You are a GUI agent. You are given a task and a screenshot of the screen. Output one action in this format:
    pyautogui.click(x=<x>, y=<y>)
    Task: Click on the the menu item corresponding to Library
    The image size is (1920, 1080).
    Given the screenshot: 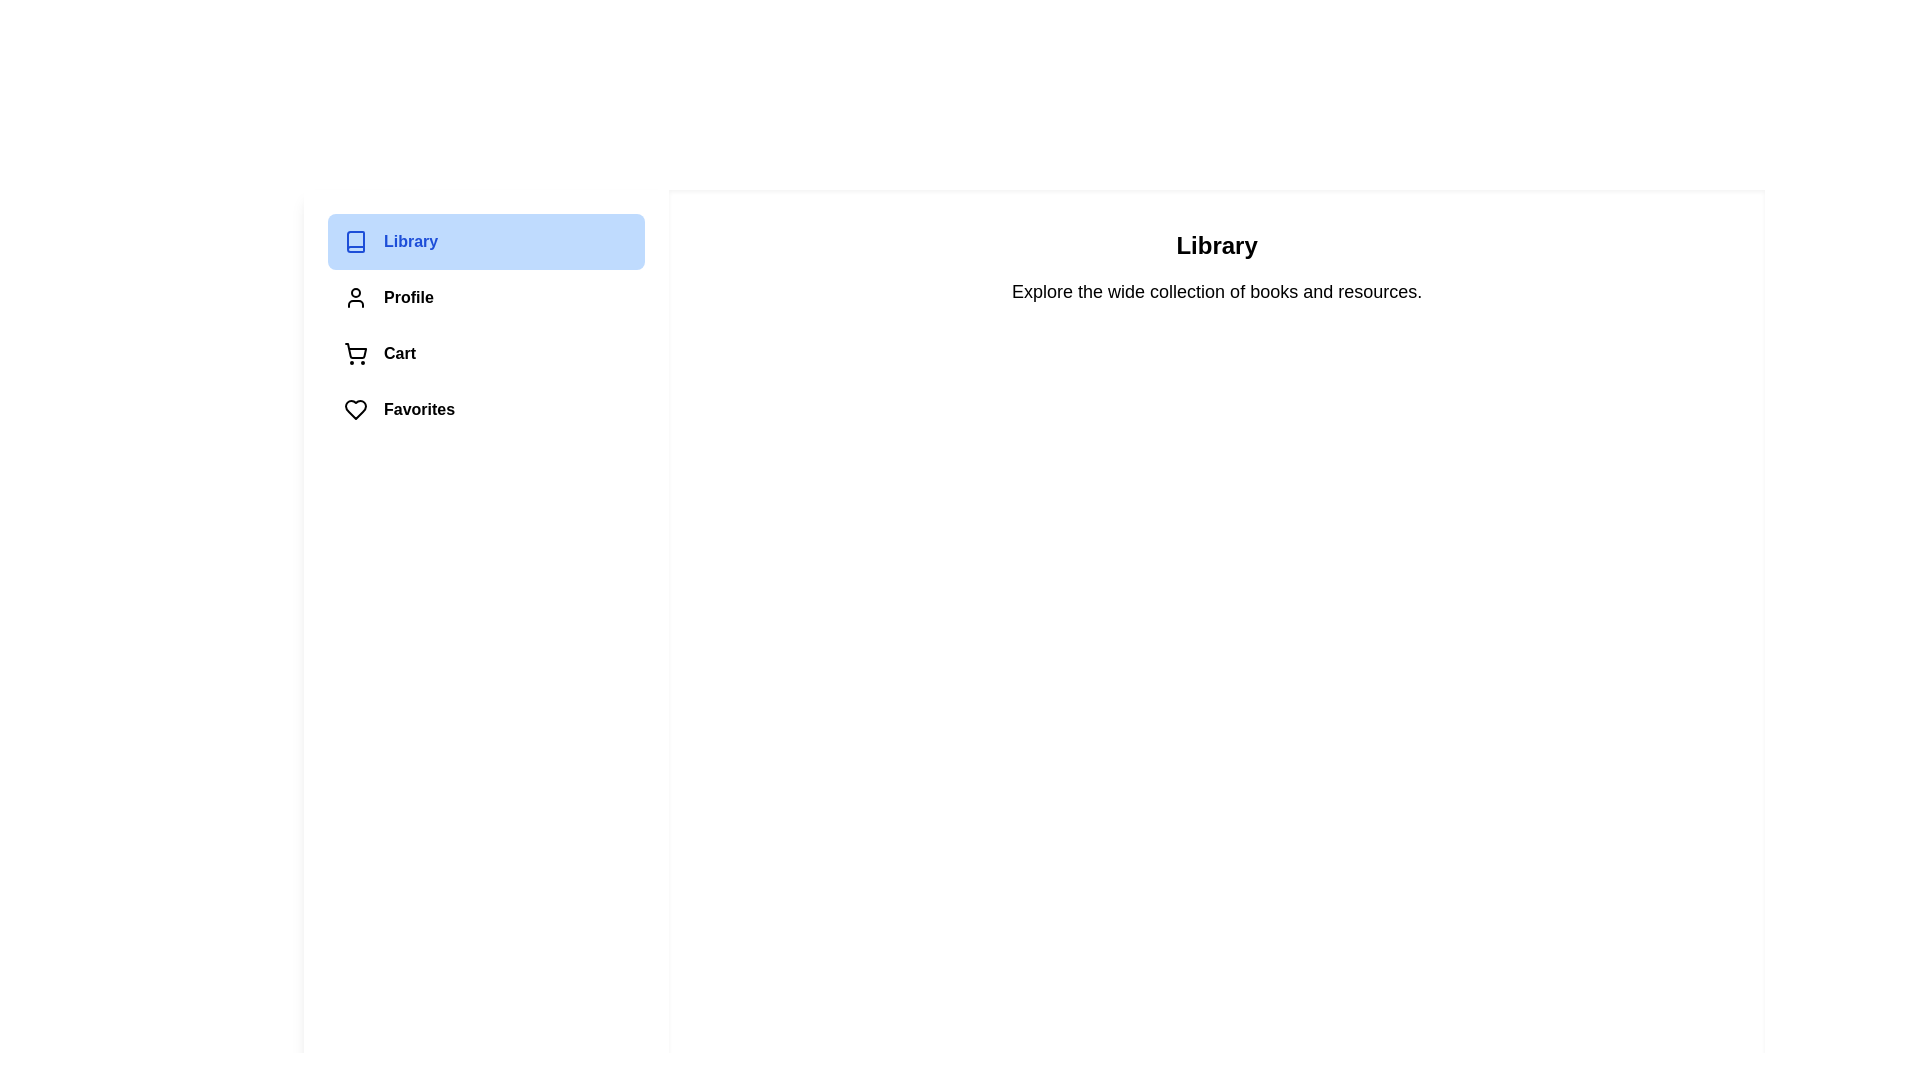 What is the action you would take?
    pyautogui.click(x=486, y=241)
    